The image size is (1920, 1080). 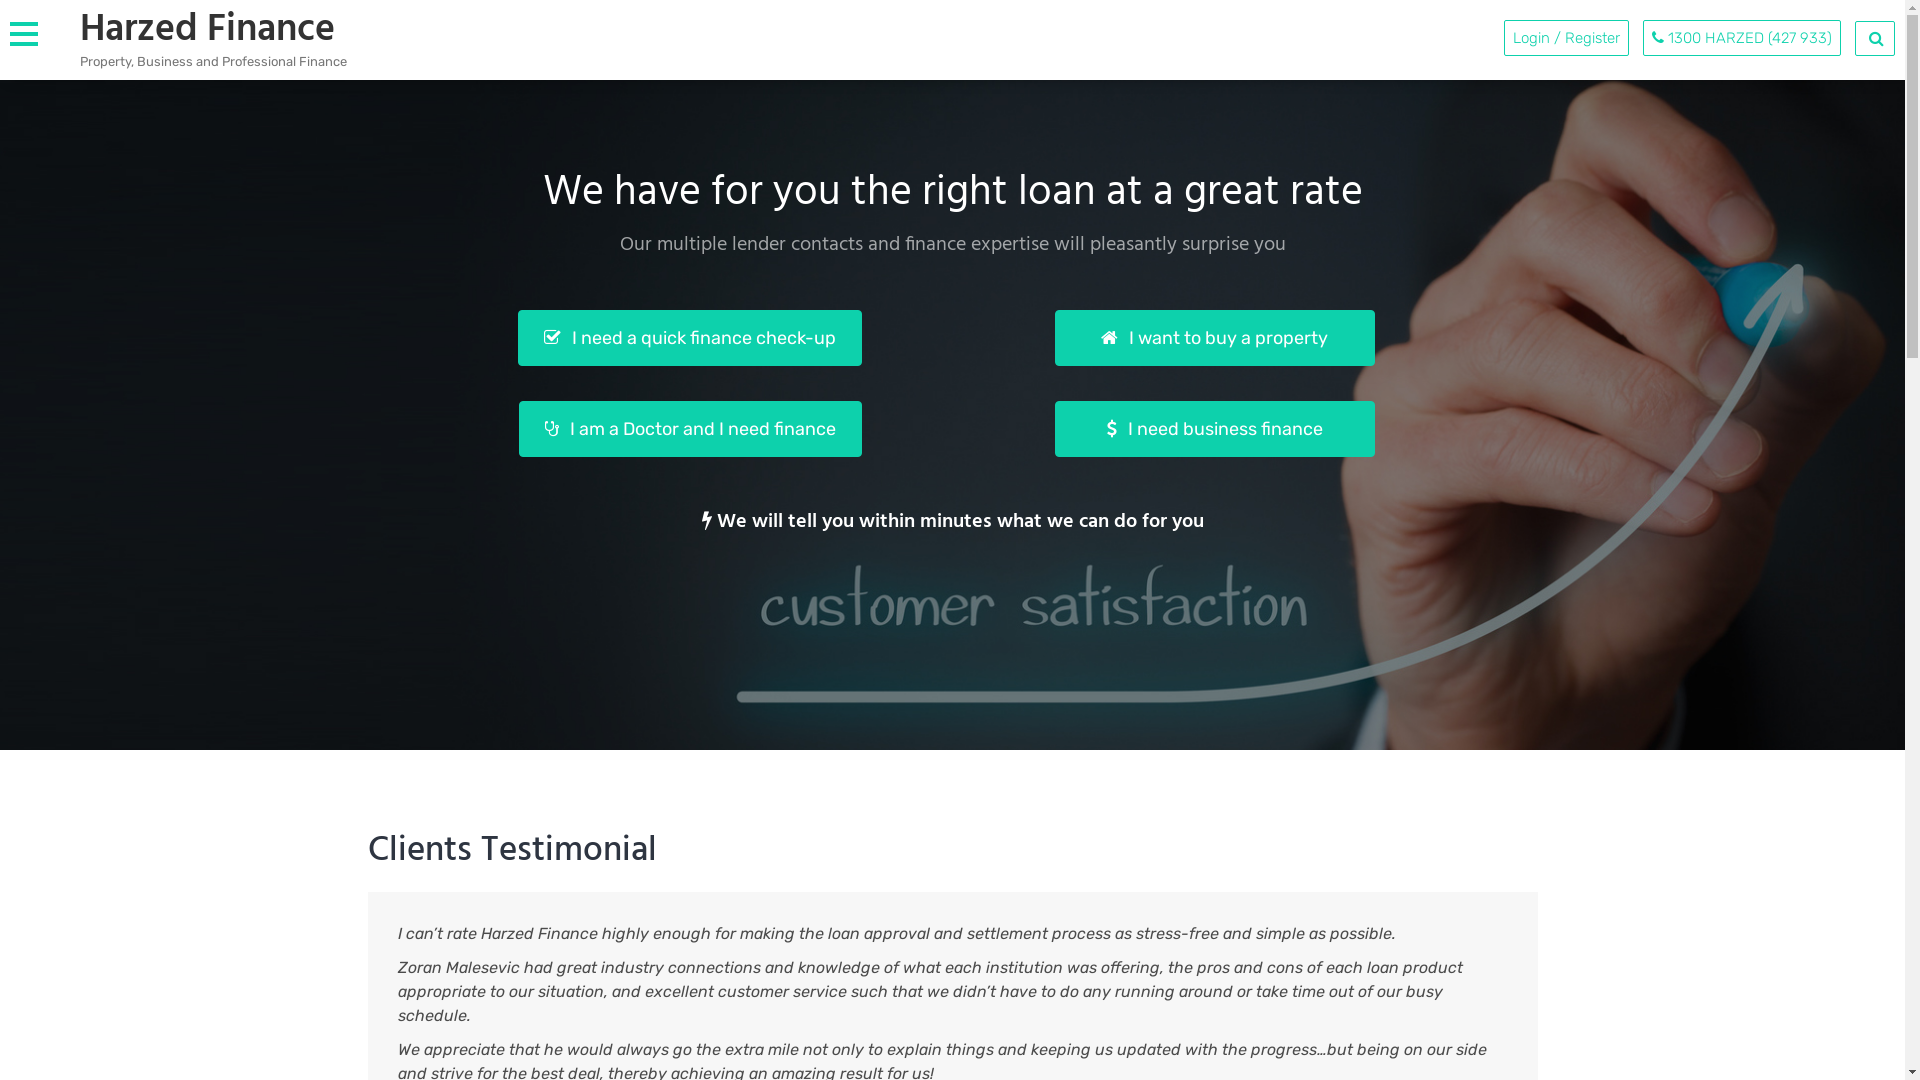 What do you see at coordinates (690, 427) in the screenshot?
I see `'I am a Doctor and I need finance'` at bounding box center [690, 427].